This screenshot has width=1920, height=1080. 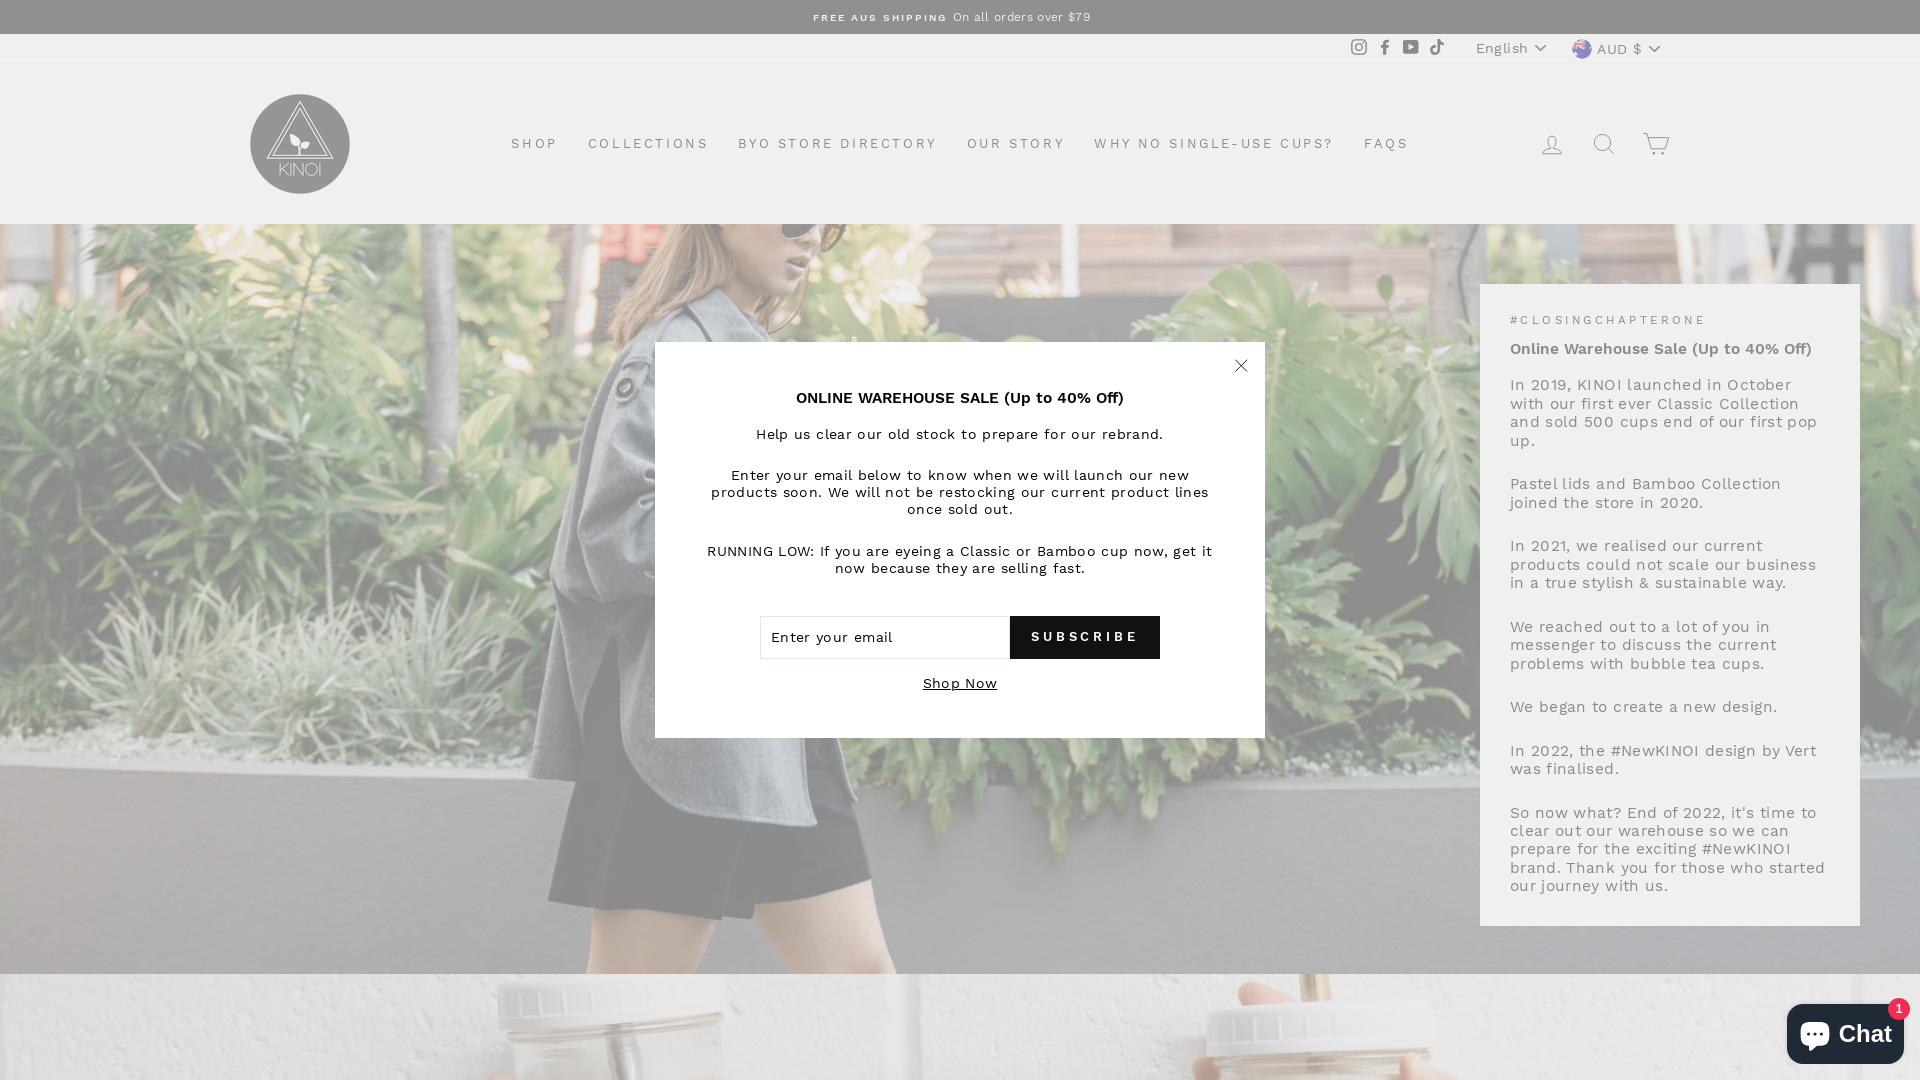 I want to click on 'LOG IN', so click(x=1550, y=143).